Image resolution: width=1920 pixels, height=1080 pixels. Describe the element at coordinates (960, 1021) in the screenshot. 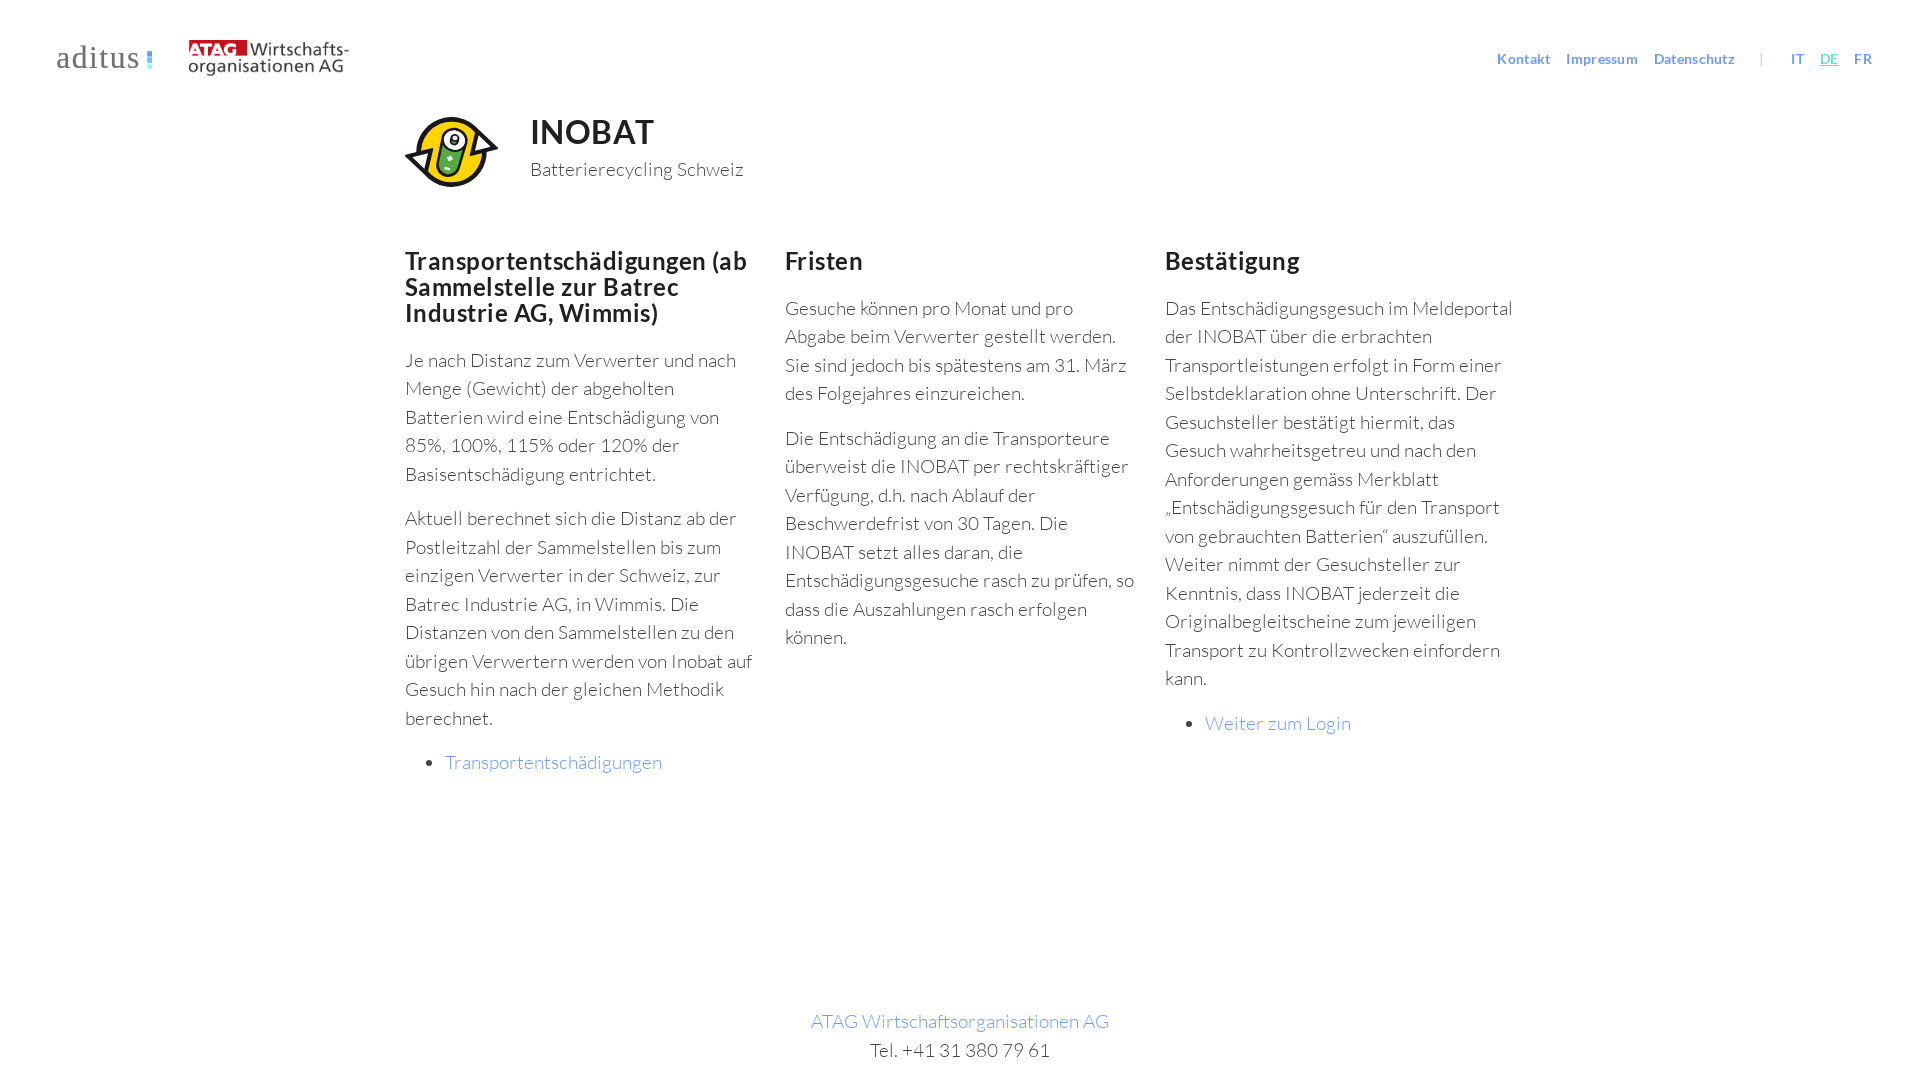

I see `'ATAG Wirtschaftsorganisationen AG'` at that location.